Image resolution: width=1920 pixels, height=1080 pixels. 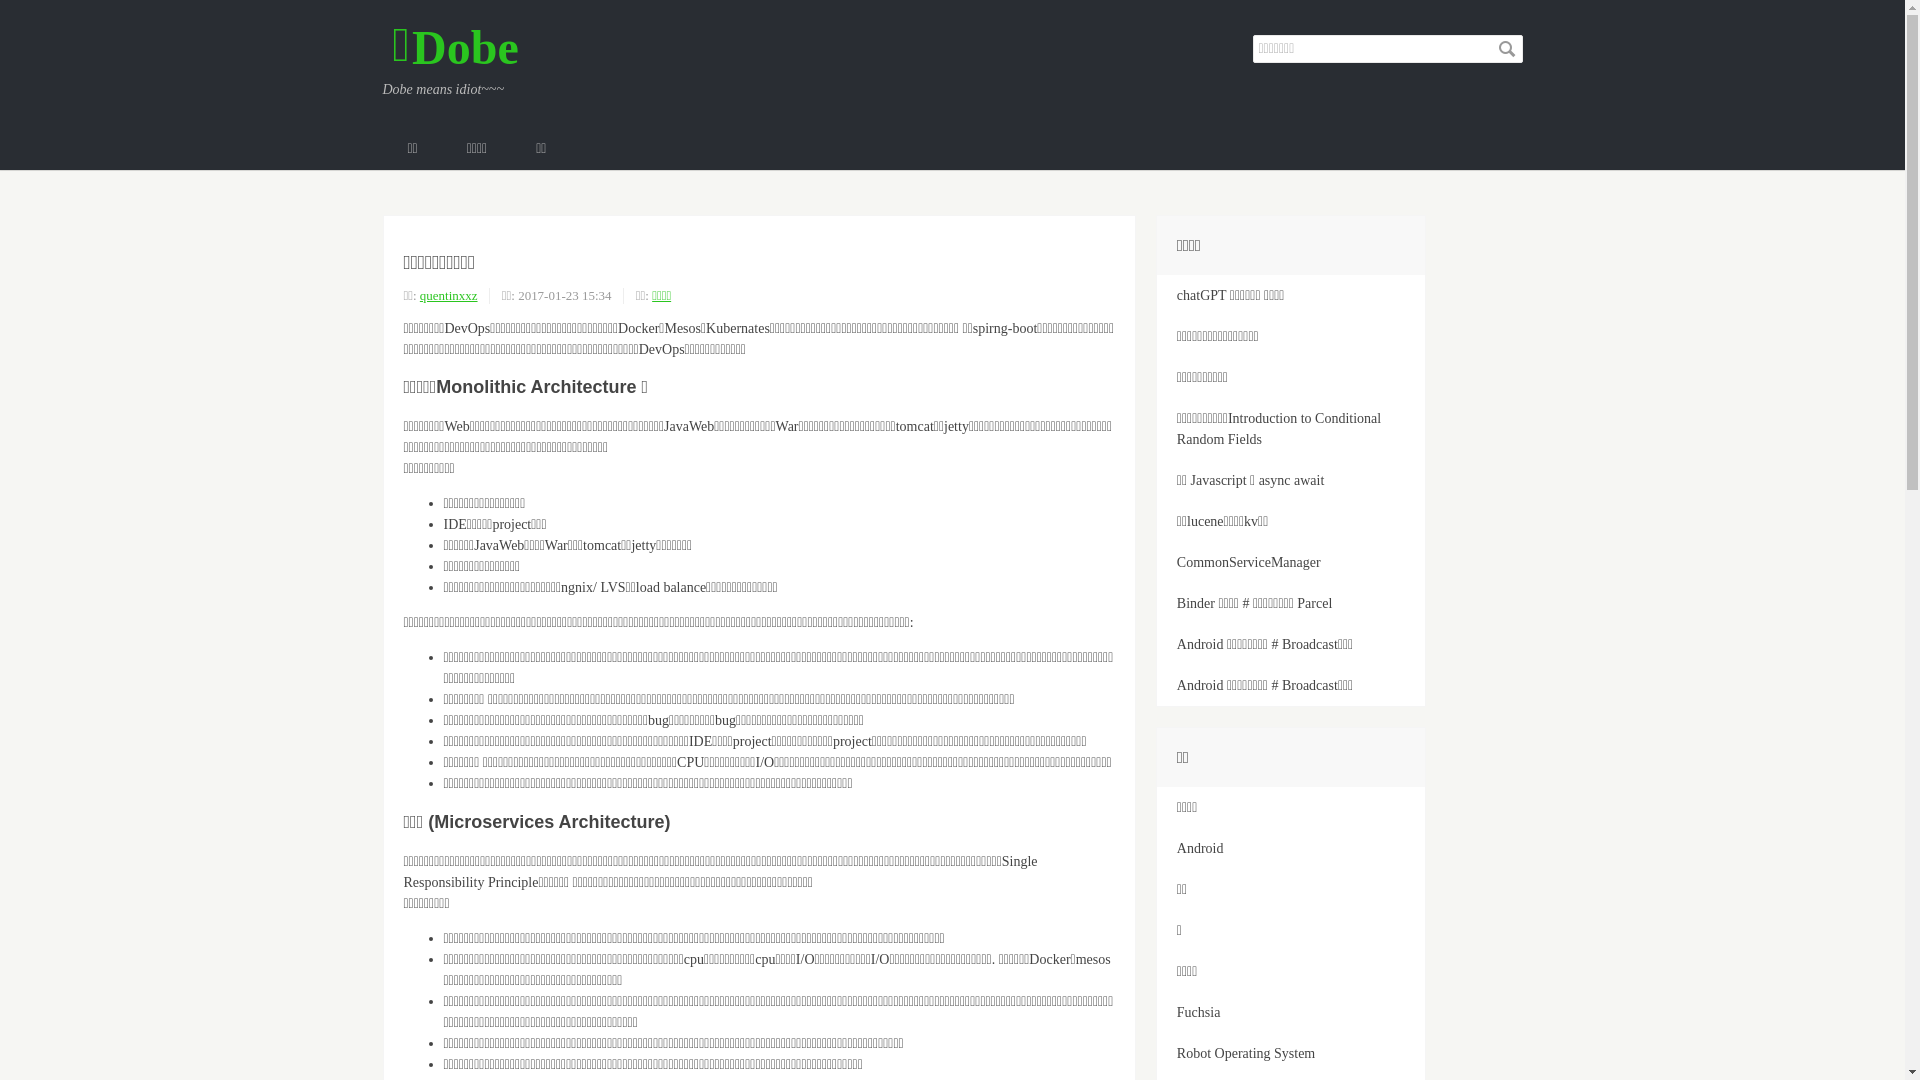 I want to click on 'CommonServiceManager', so click(x=1291, y=562).